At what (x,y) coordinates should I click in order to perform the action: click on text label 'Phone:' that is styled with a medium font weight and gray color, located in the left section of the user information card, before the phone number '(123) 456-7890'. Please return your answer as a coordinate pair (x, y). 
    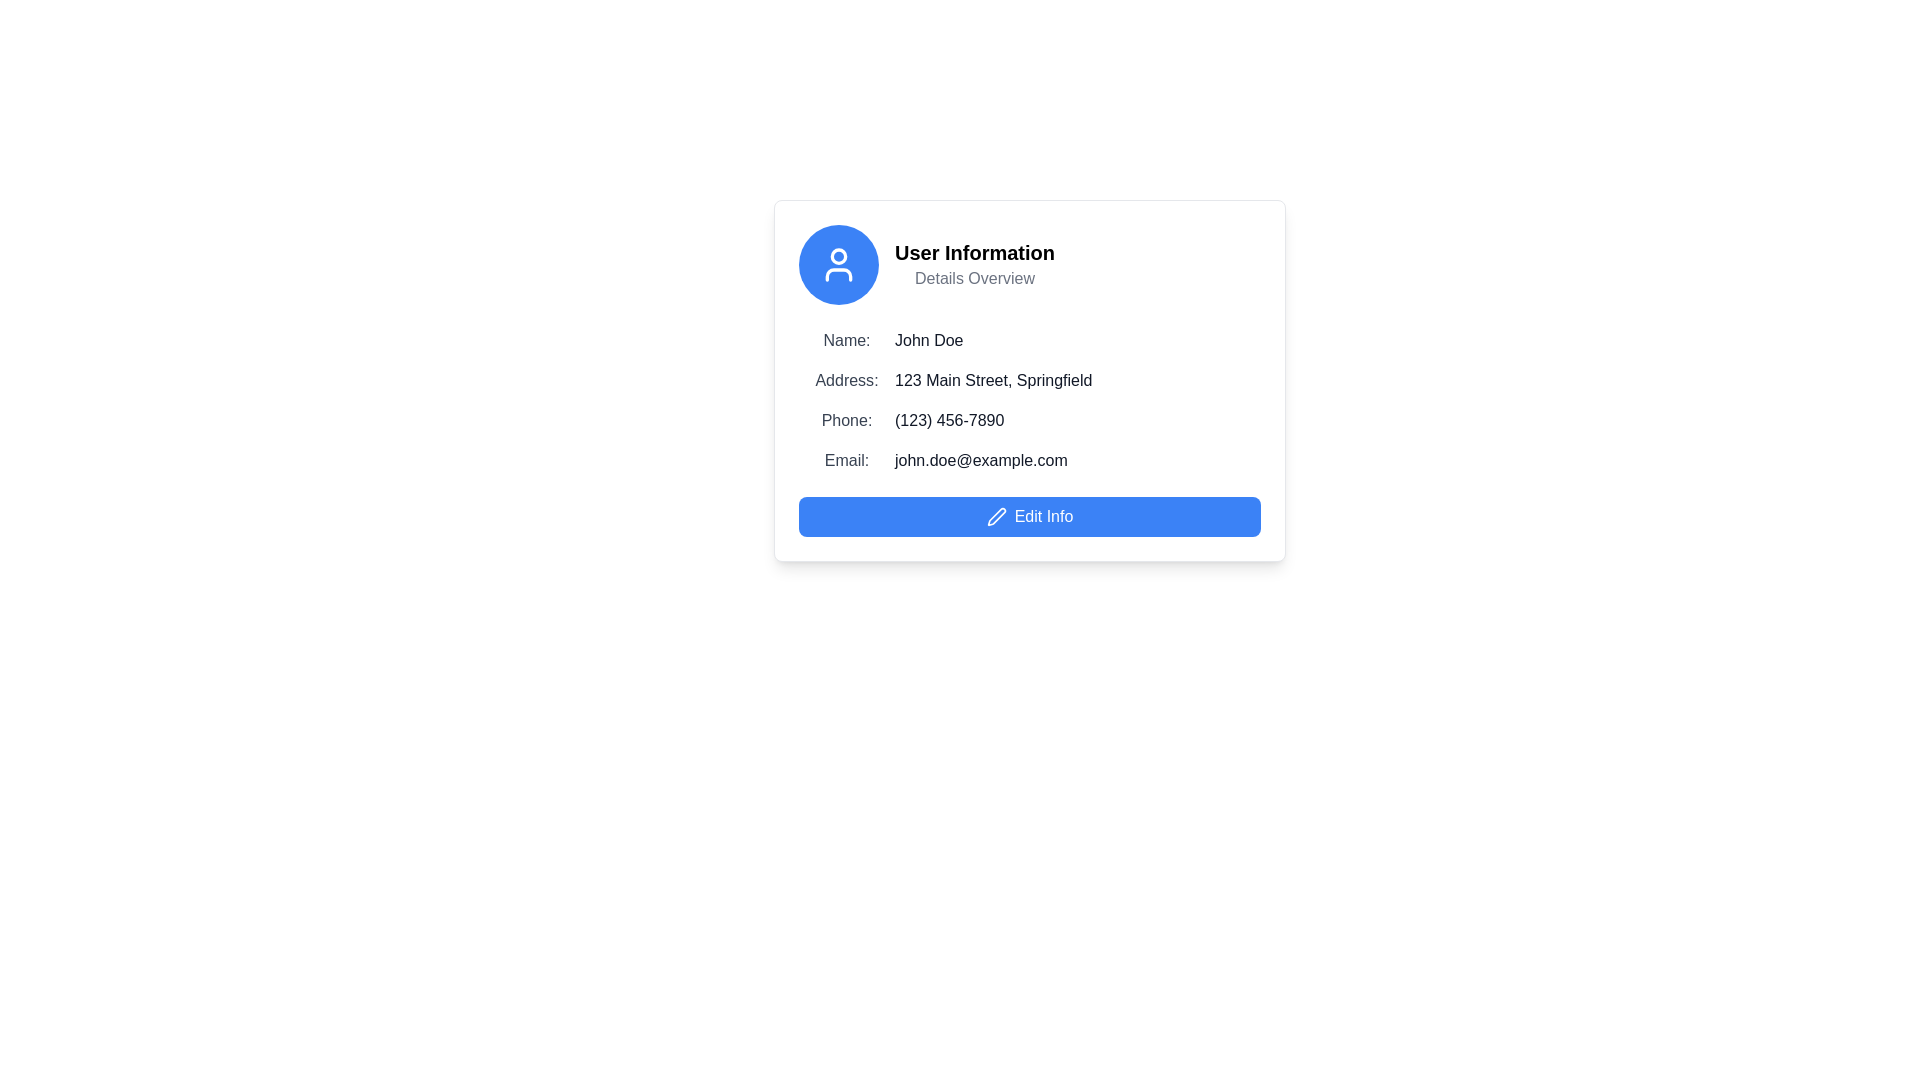
    Looking at the image, I should click on (846, 419).